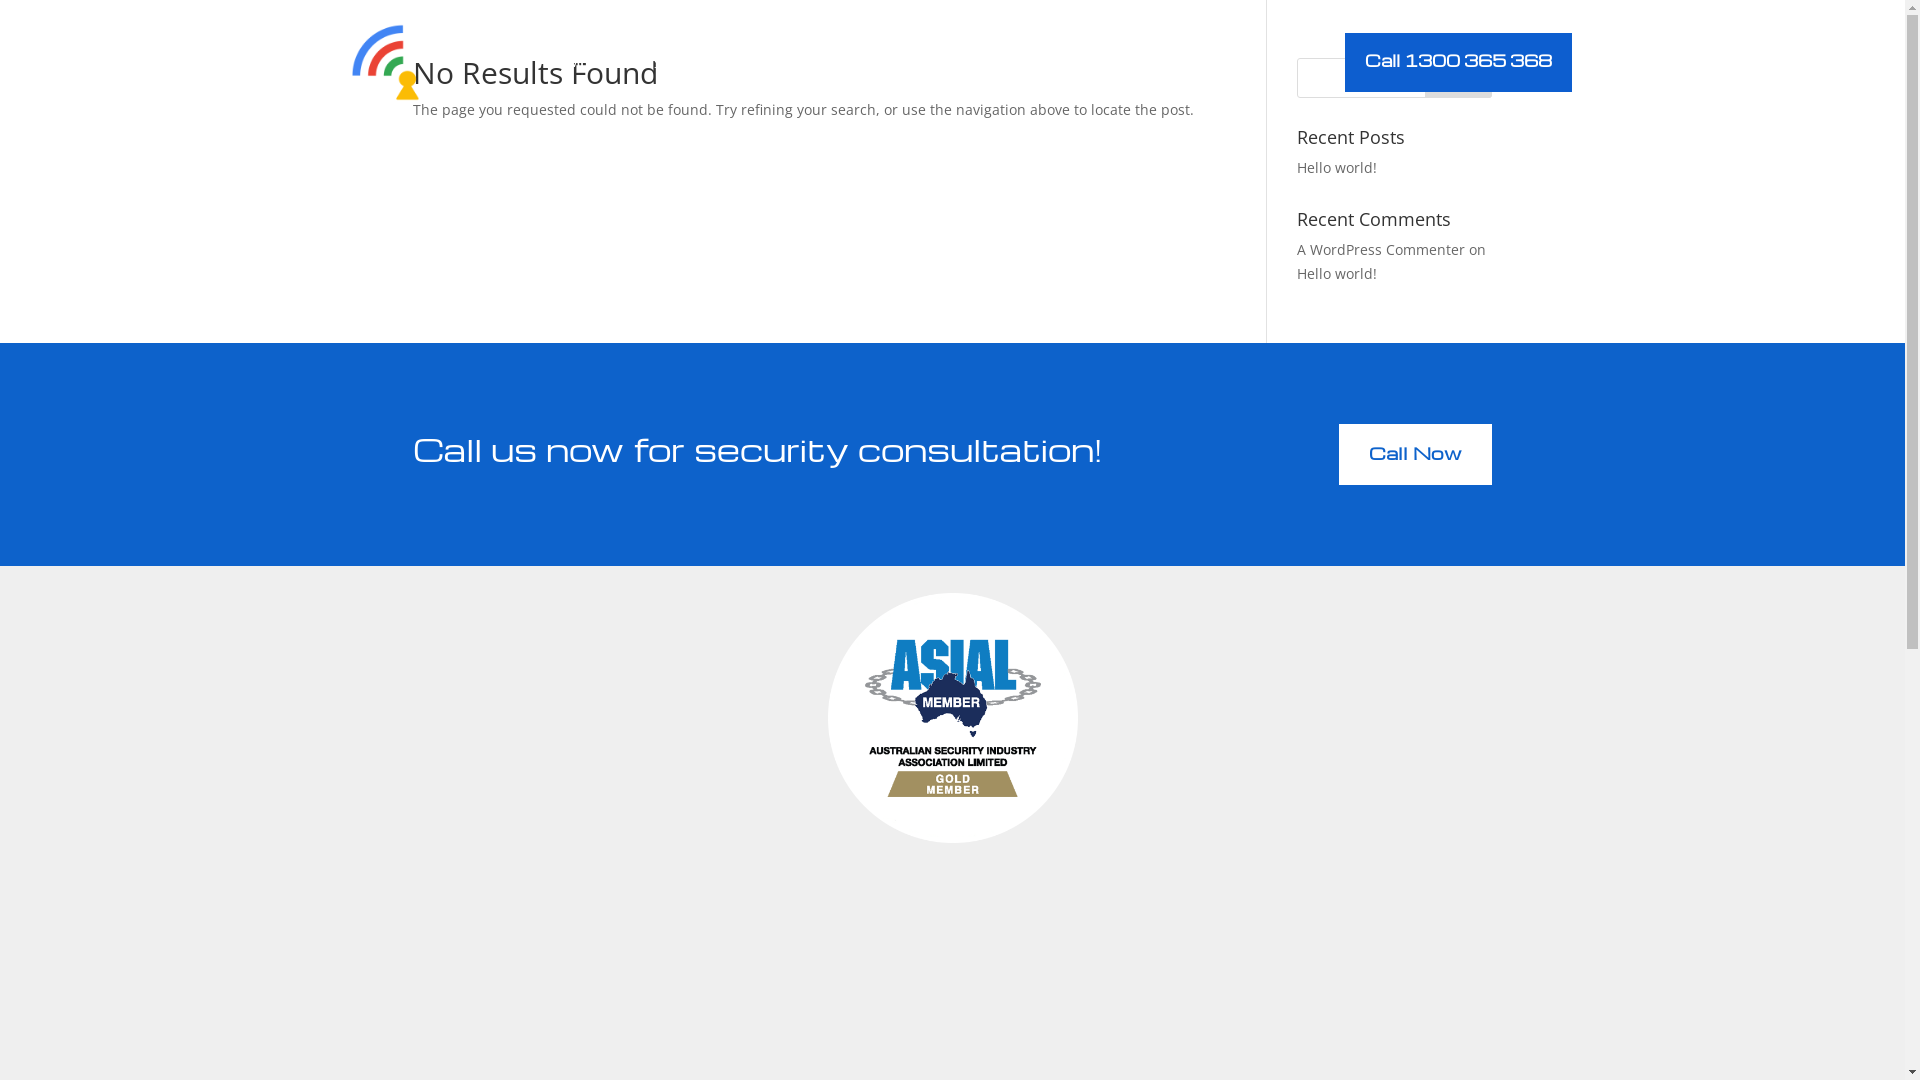  What do you see at coordinates (1458, 61) in the screenshot?
I see `'Call 1300 365 368'` at bounding box center [1458, 61].